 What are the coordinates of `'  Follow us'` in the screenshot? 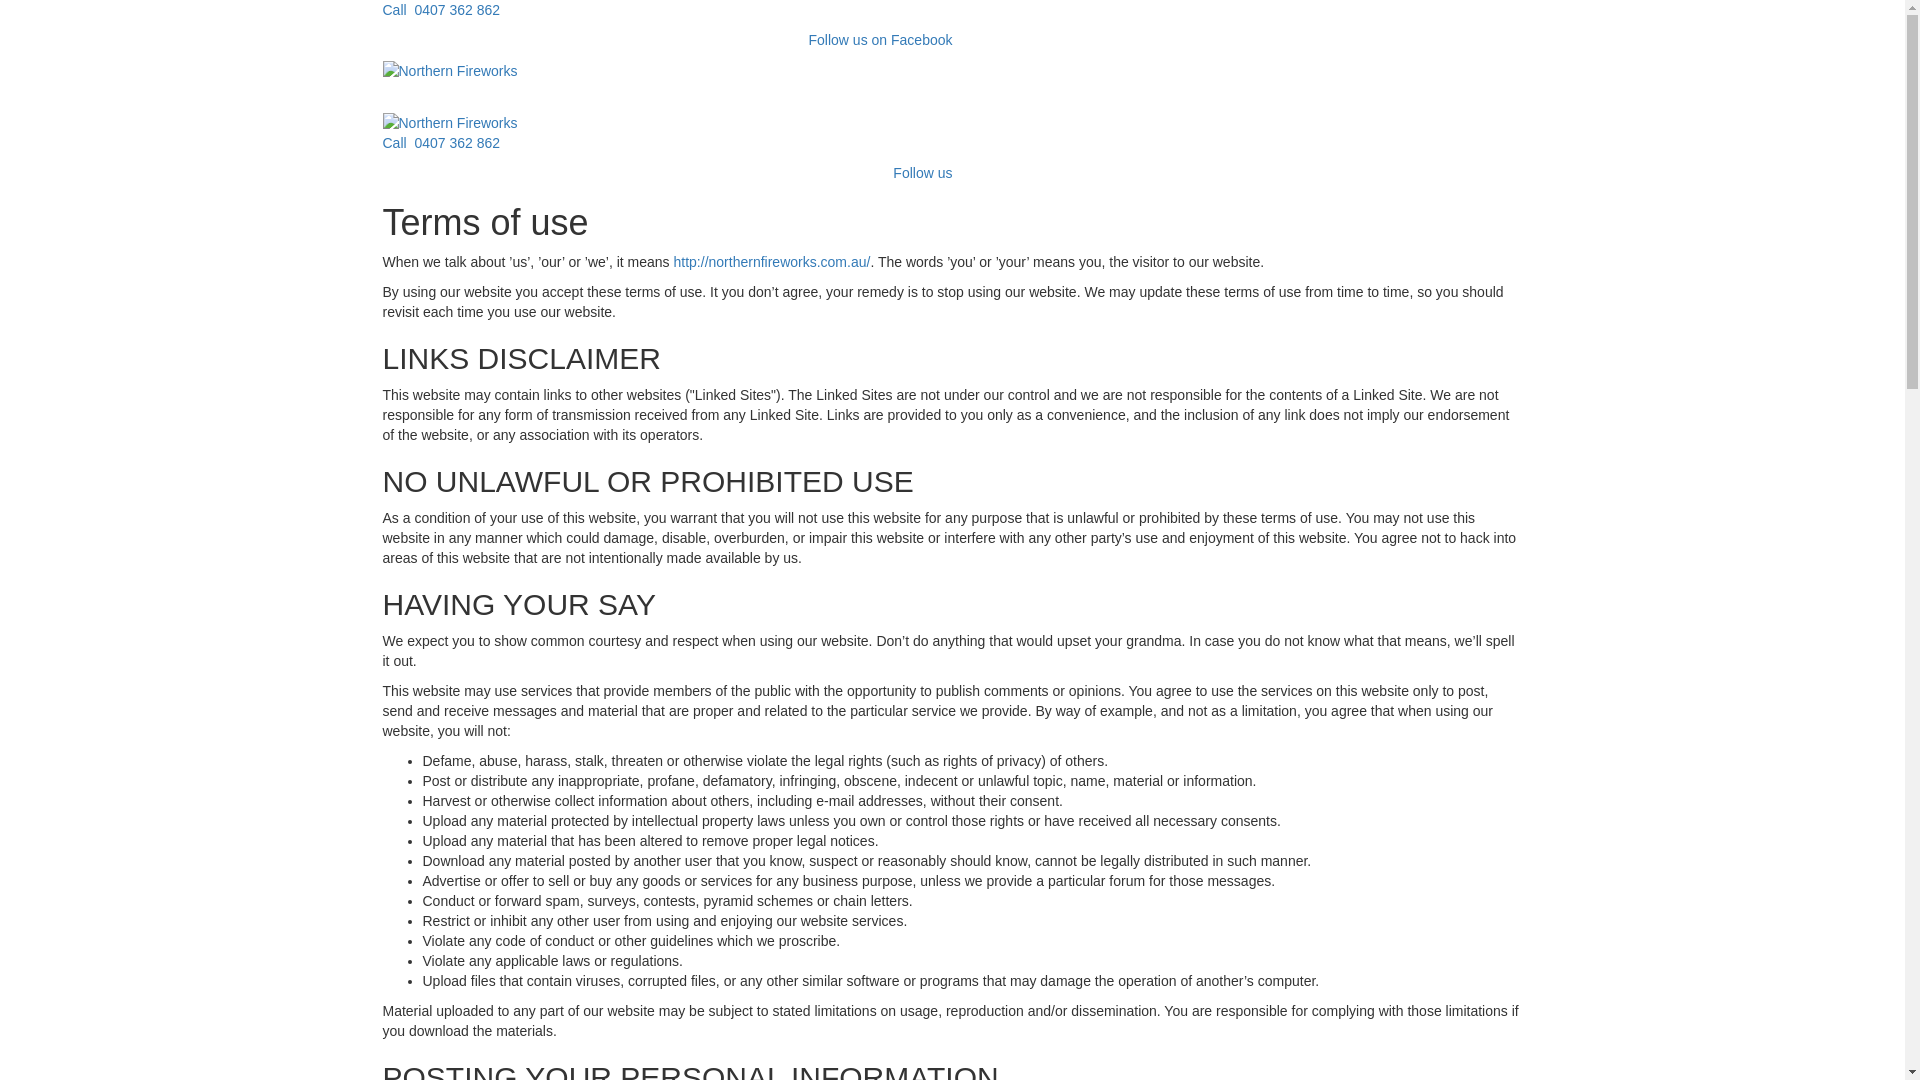 It's located at (918, 172).